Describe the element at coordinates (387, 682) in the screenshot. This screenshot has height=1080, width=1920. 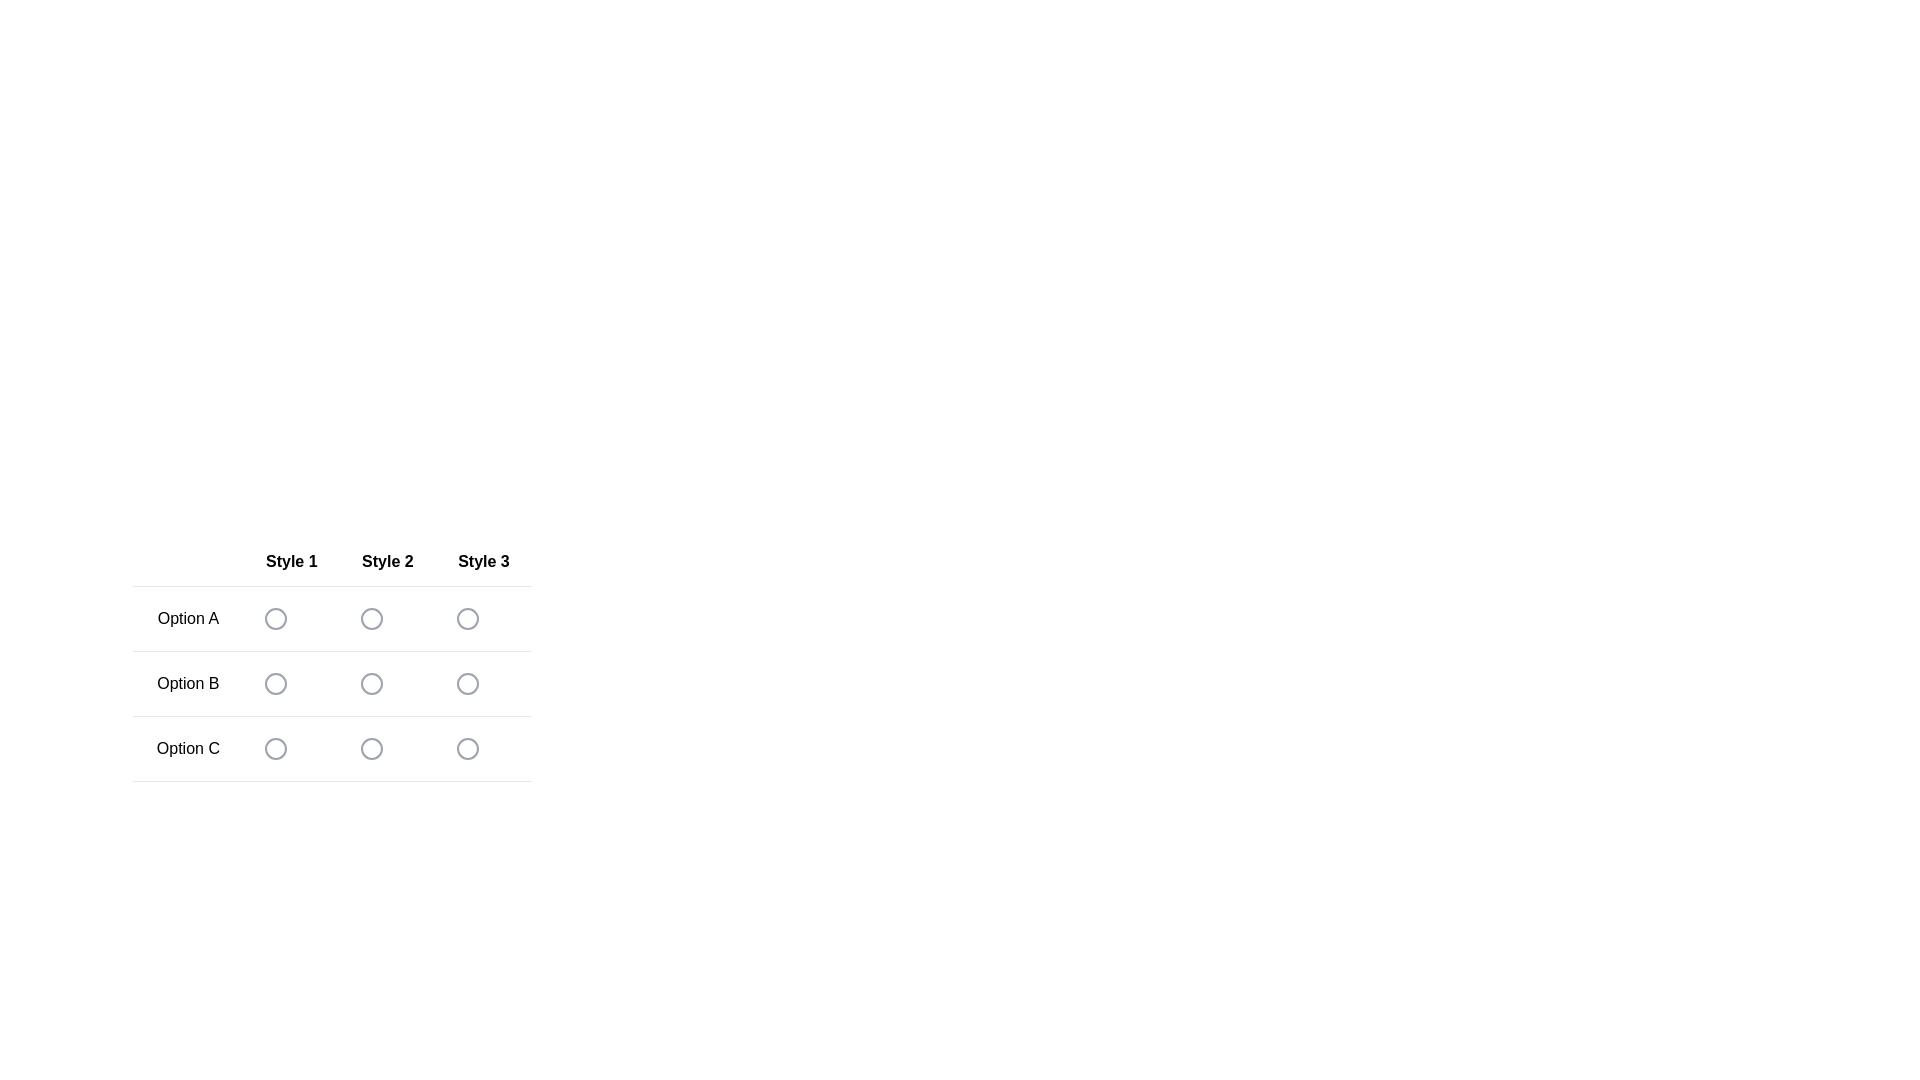
I see `the circular radio button labeled 'Option B'` at that location.